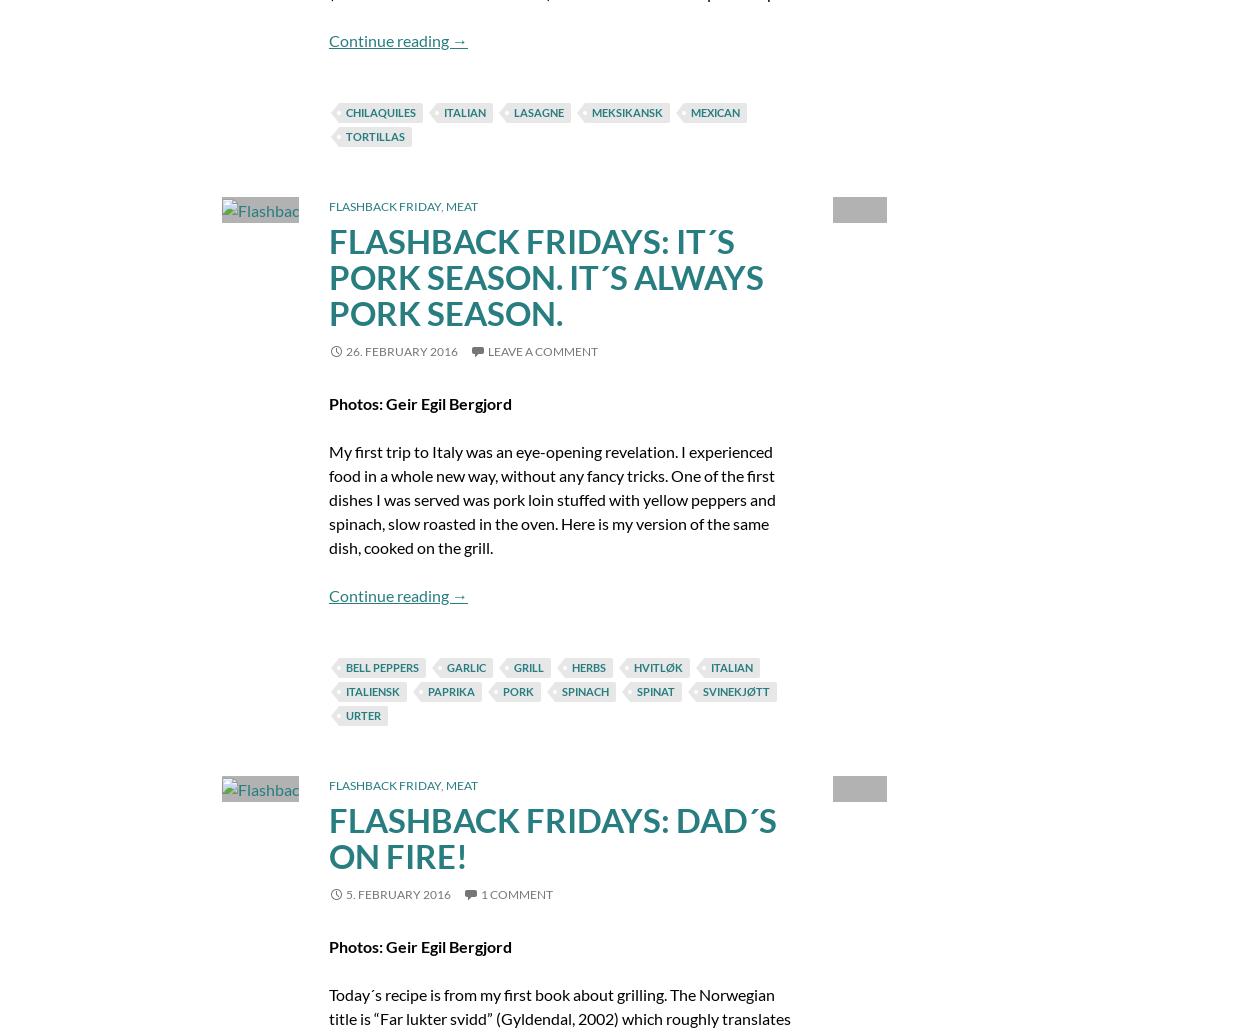  What do you see at coordinates (344, 665) in the screenshot?
I see `'bell peppers'` at bounding box center [344, 665].